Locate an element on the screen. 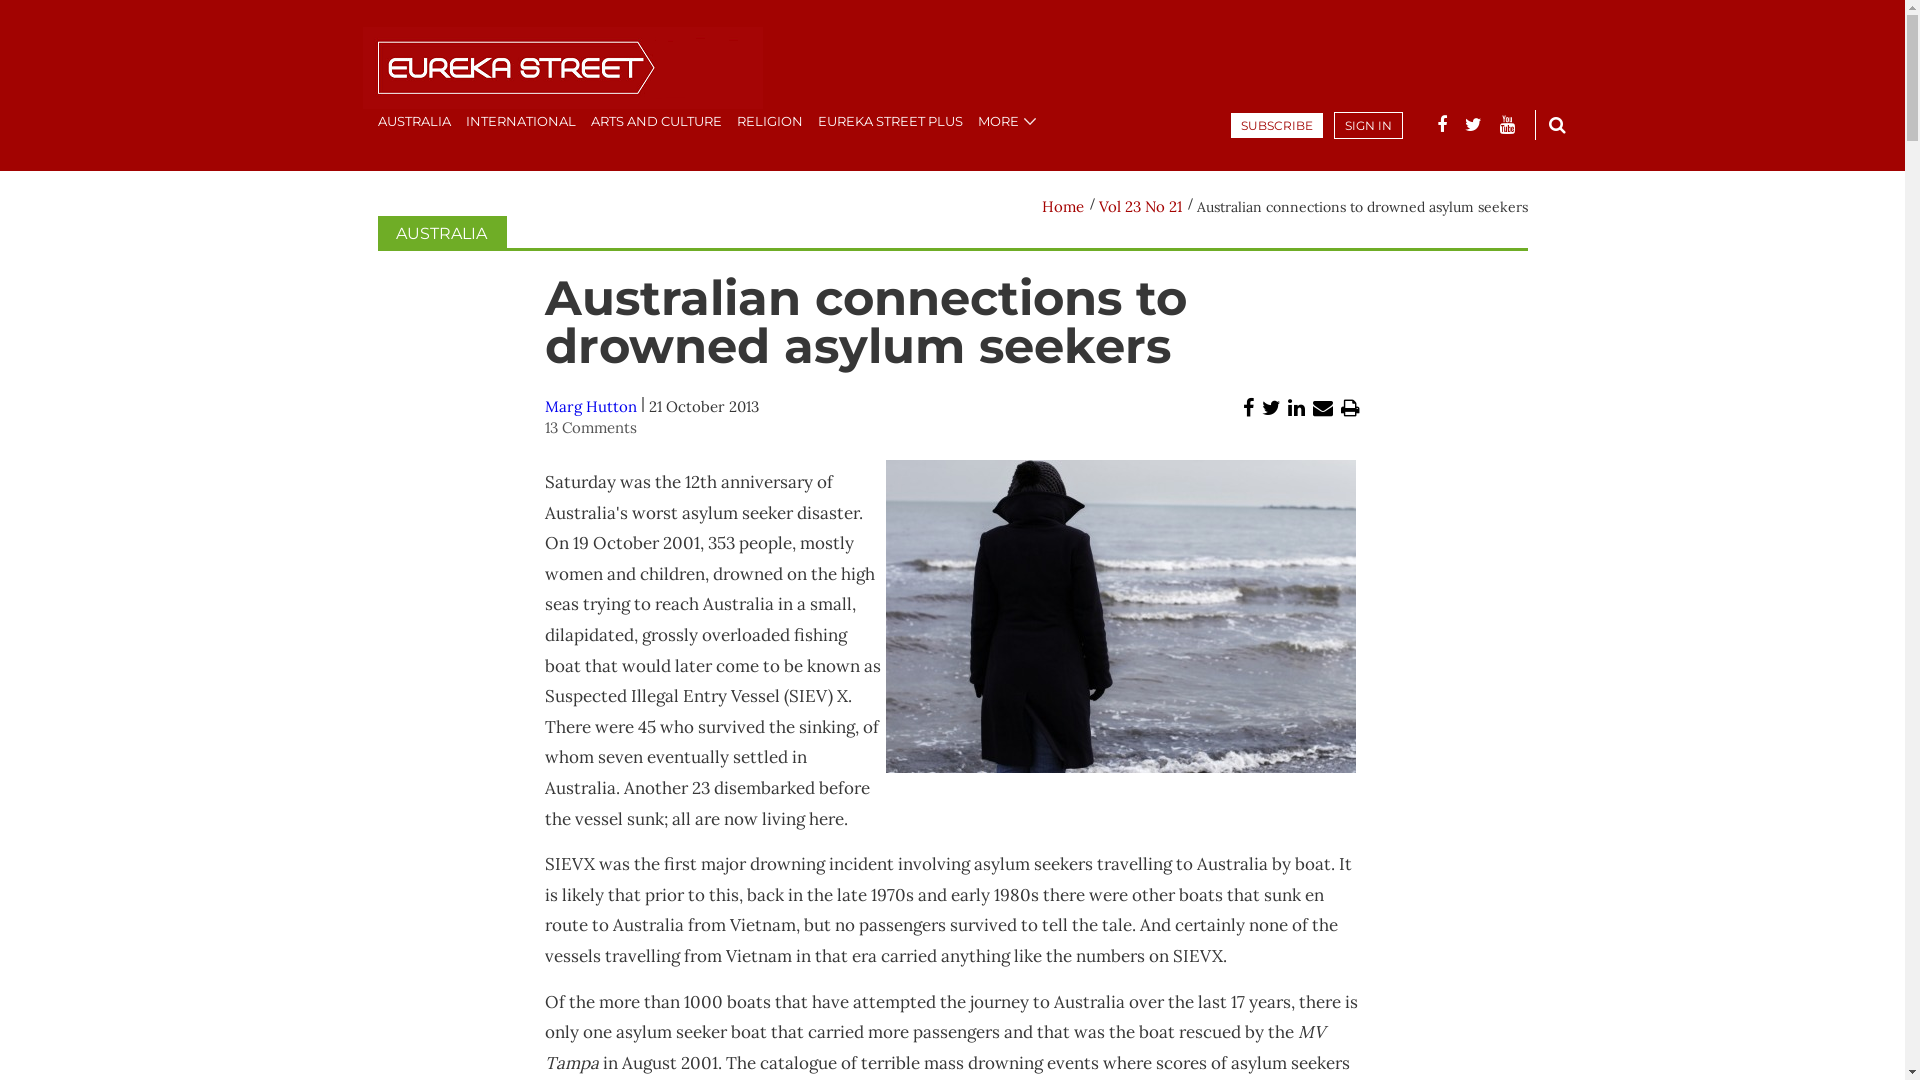 This screenshot has height=1080, width=1920. 'LinkedIn' is located at coordinates (1296, 407).